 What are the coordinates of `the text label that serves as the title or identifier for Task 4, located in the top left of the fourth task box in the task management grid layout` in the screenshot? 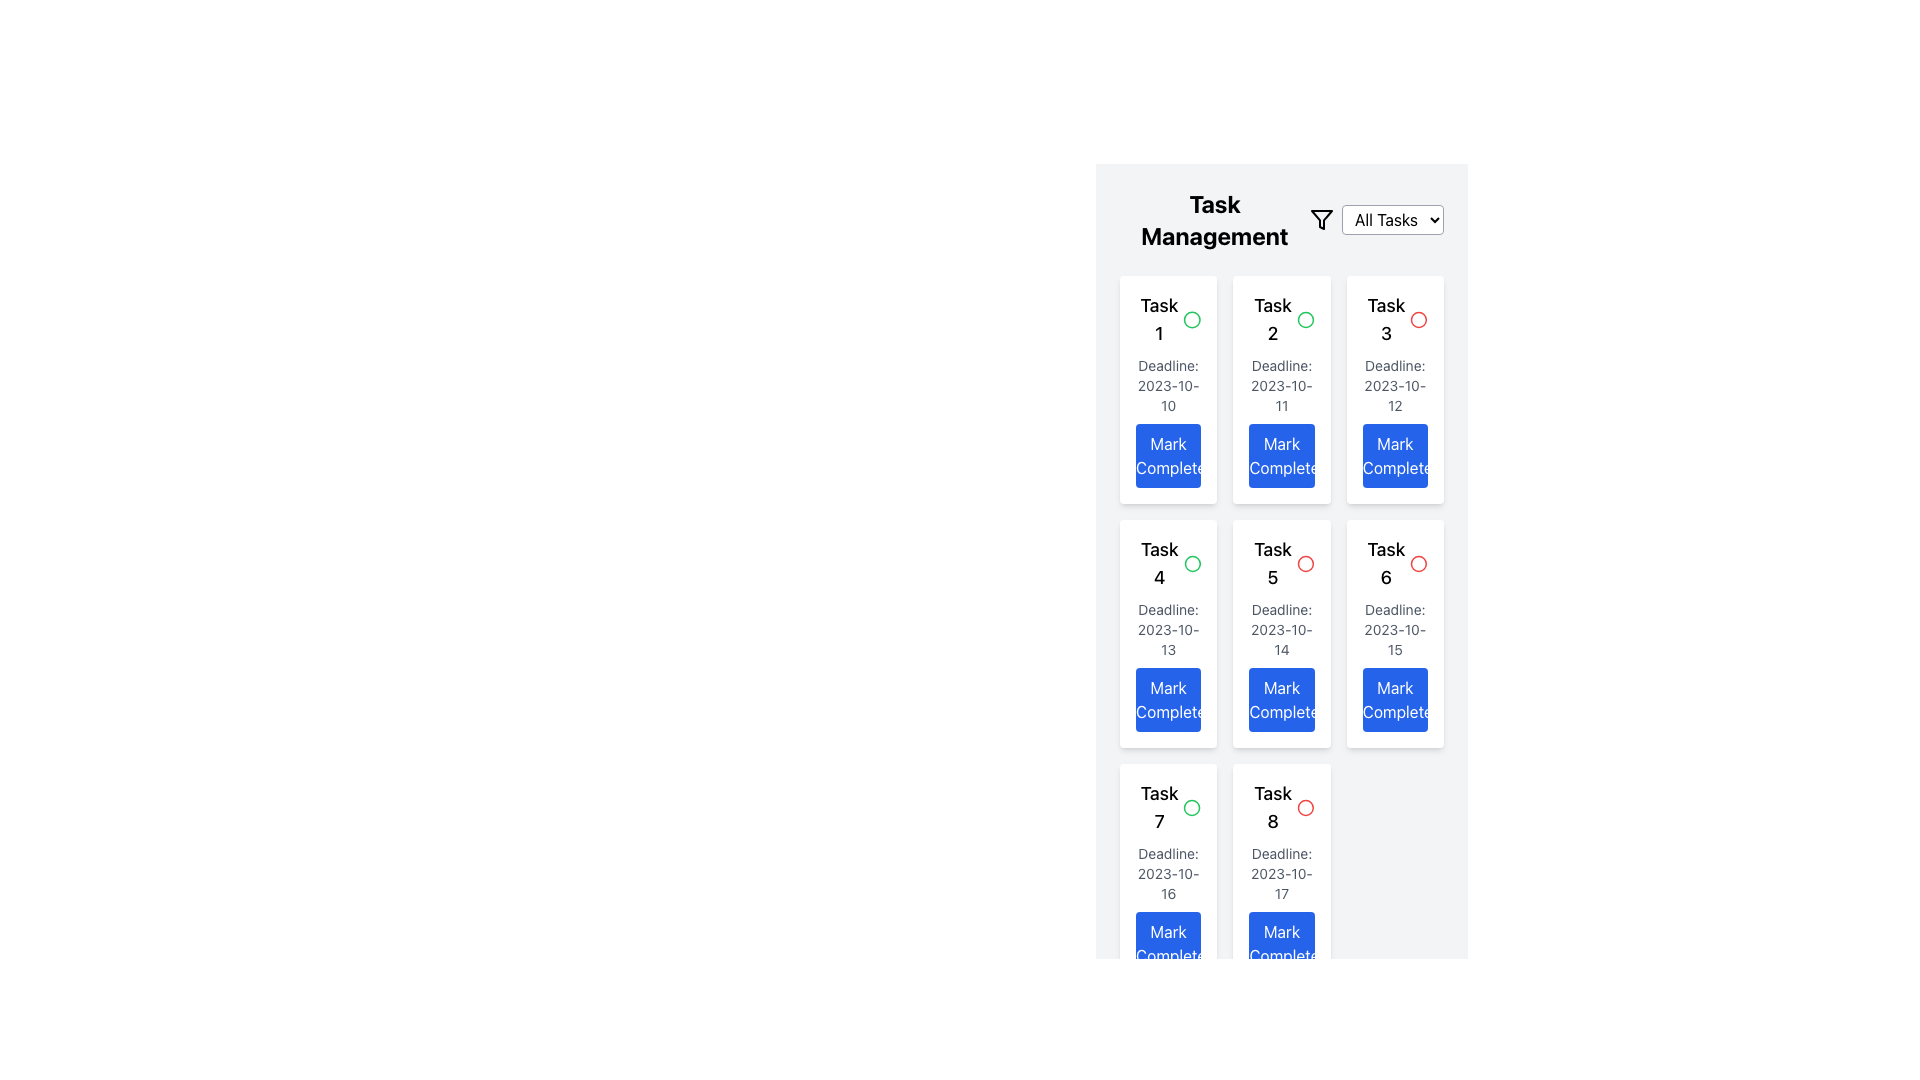 It's located at (1159, 563).